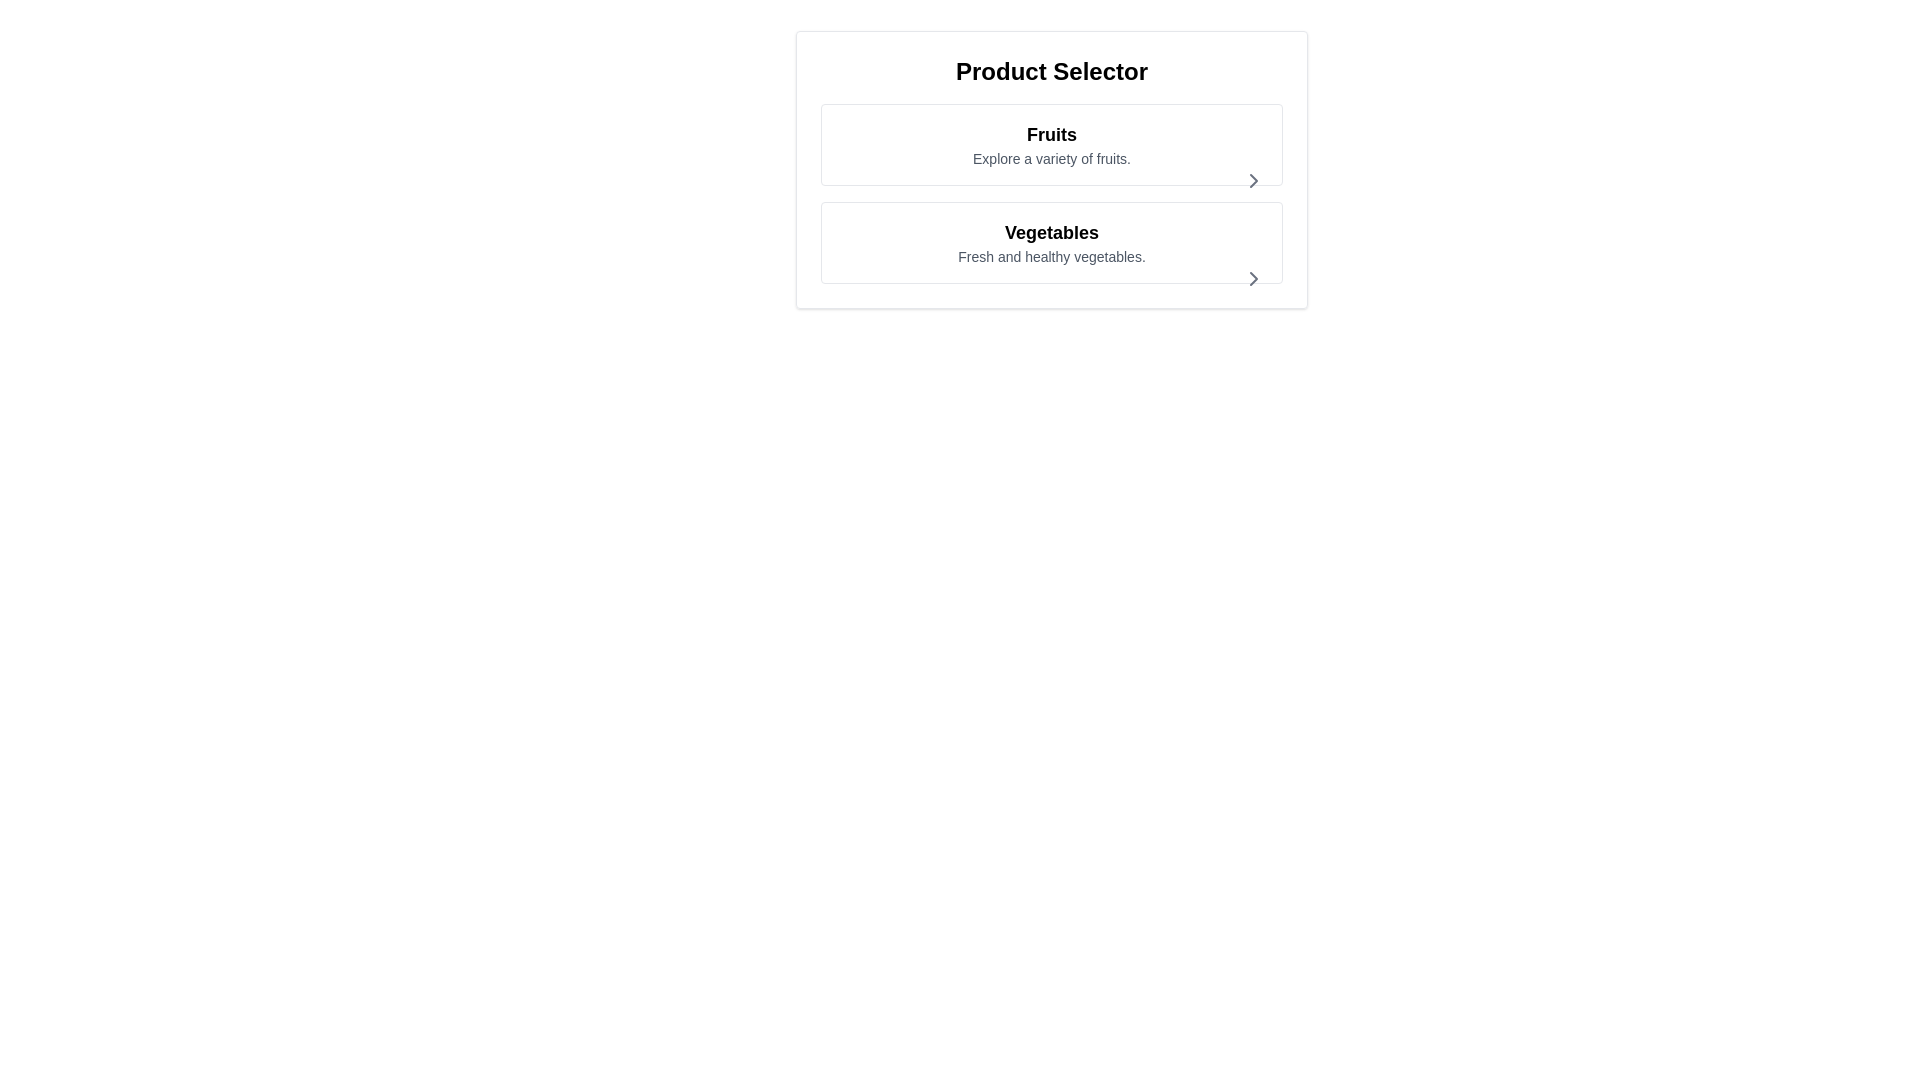  What do you see at coordinates (1252, 181) in the screenshot?
I see `the gray right-pointing chevron icon located at the extreme right of the first card labeled 'Fruits' in the 'Product Selector' interface` at bounding box center [1252, 181].